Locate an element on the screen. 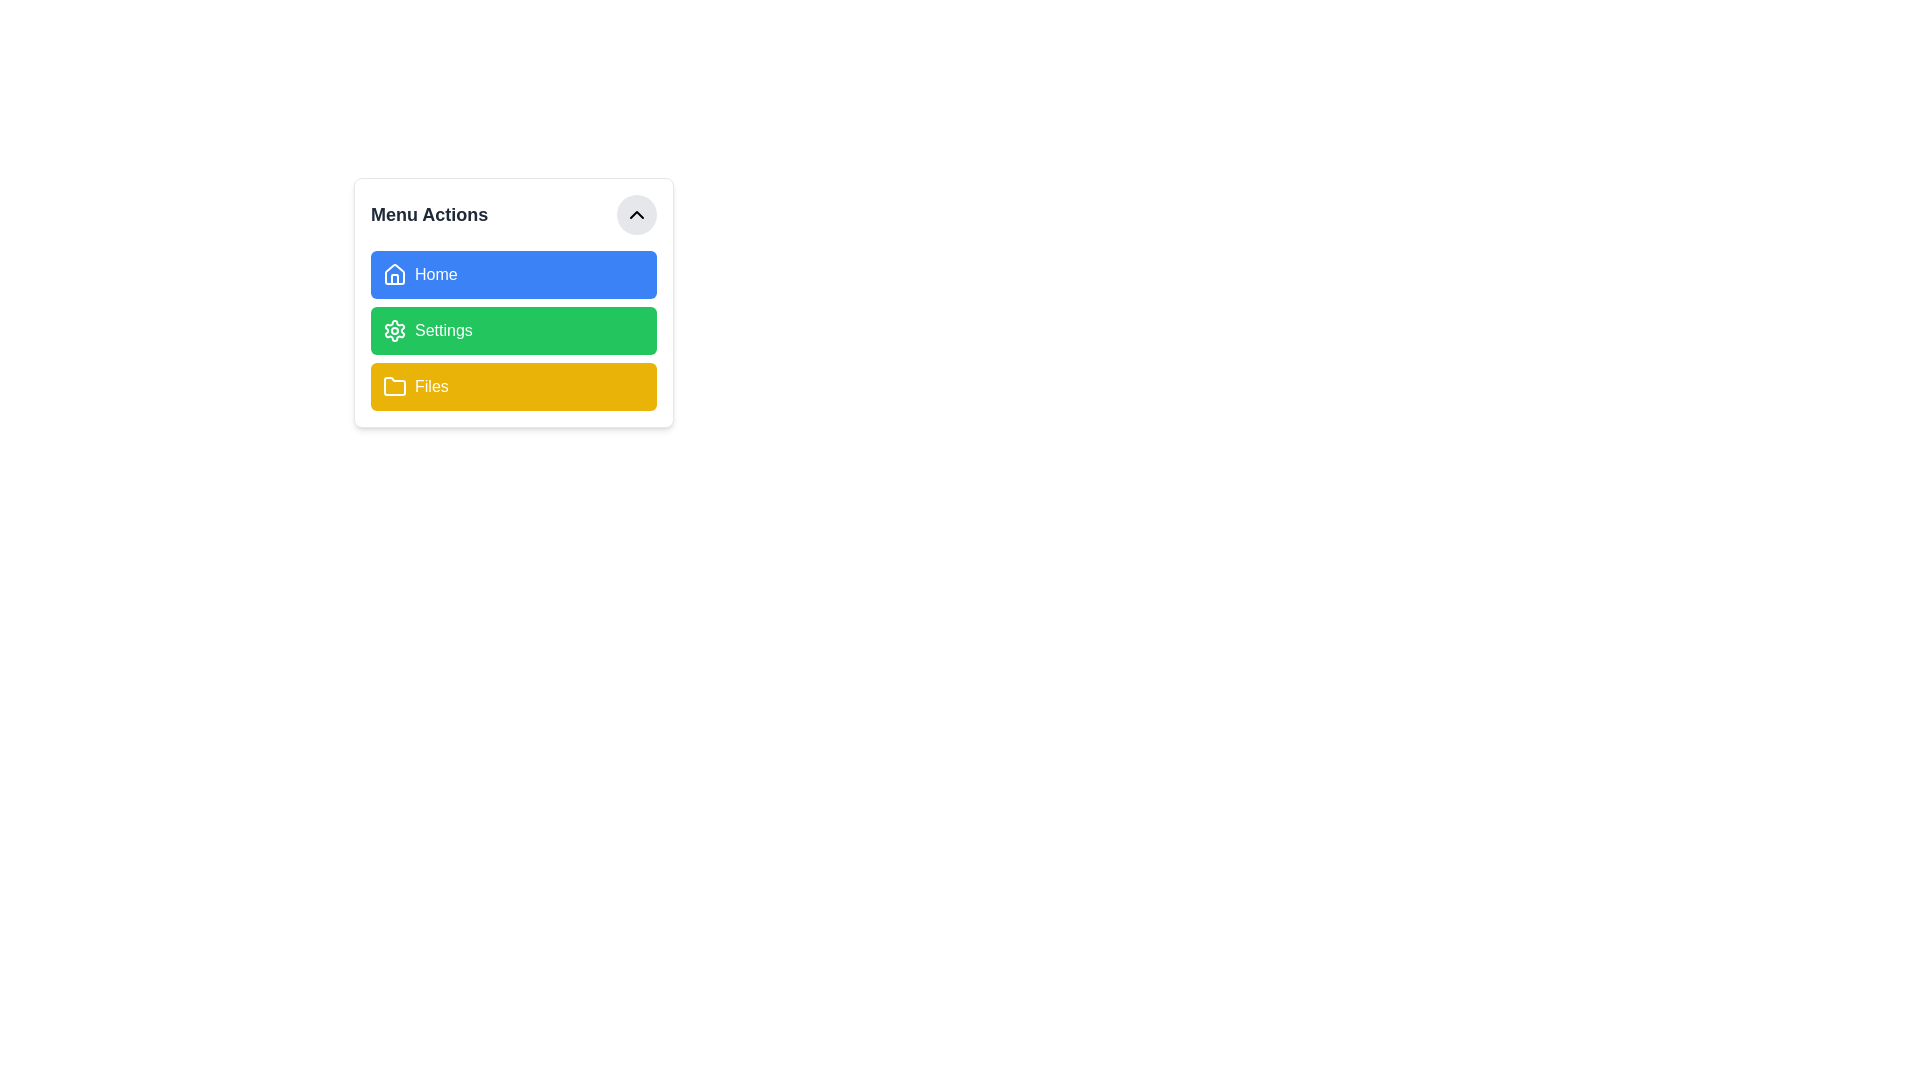 This screenshot has height=1080, width=1920. the cogwheel icon on the green background, which is the second menu item in the settings menu, located between the 'Home' and 'Files' menu items is located at coordinates (394, 330).